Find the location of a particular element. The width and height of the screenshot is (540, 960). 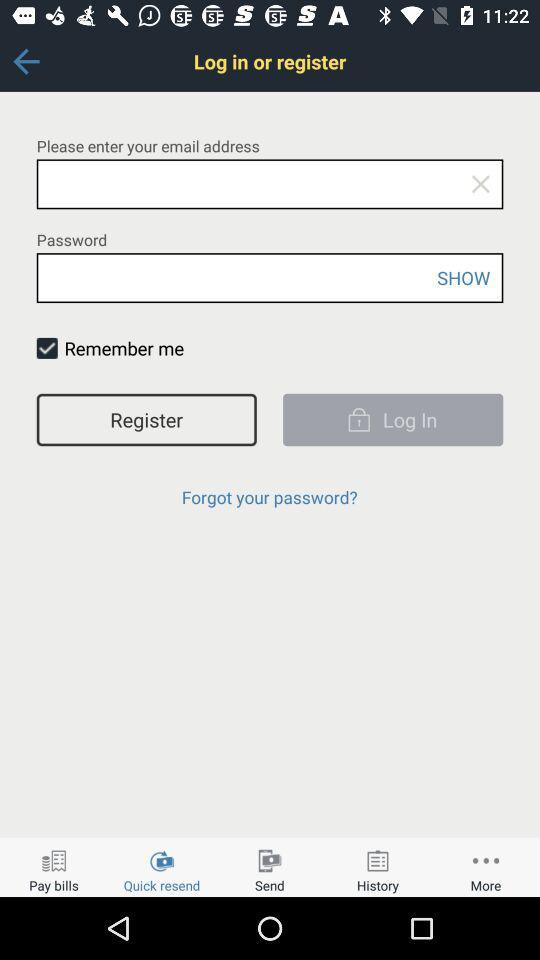

place to enter email is located at coordinates (270, 184).